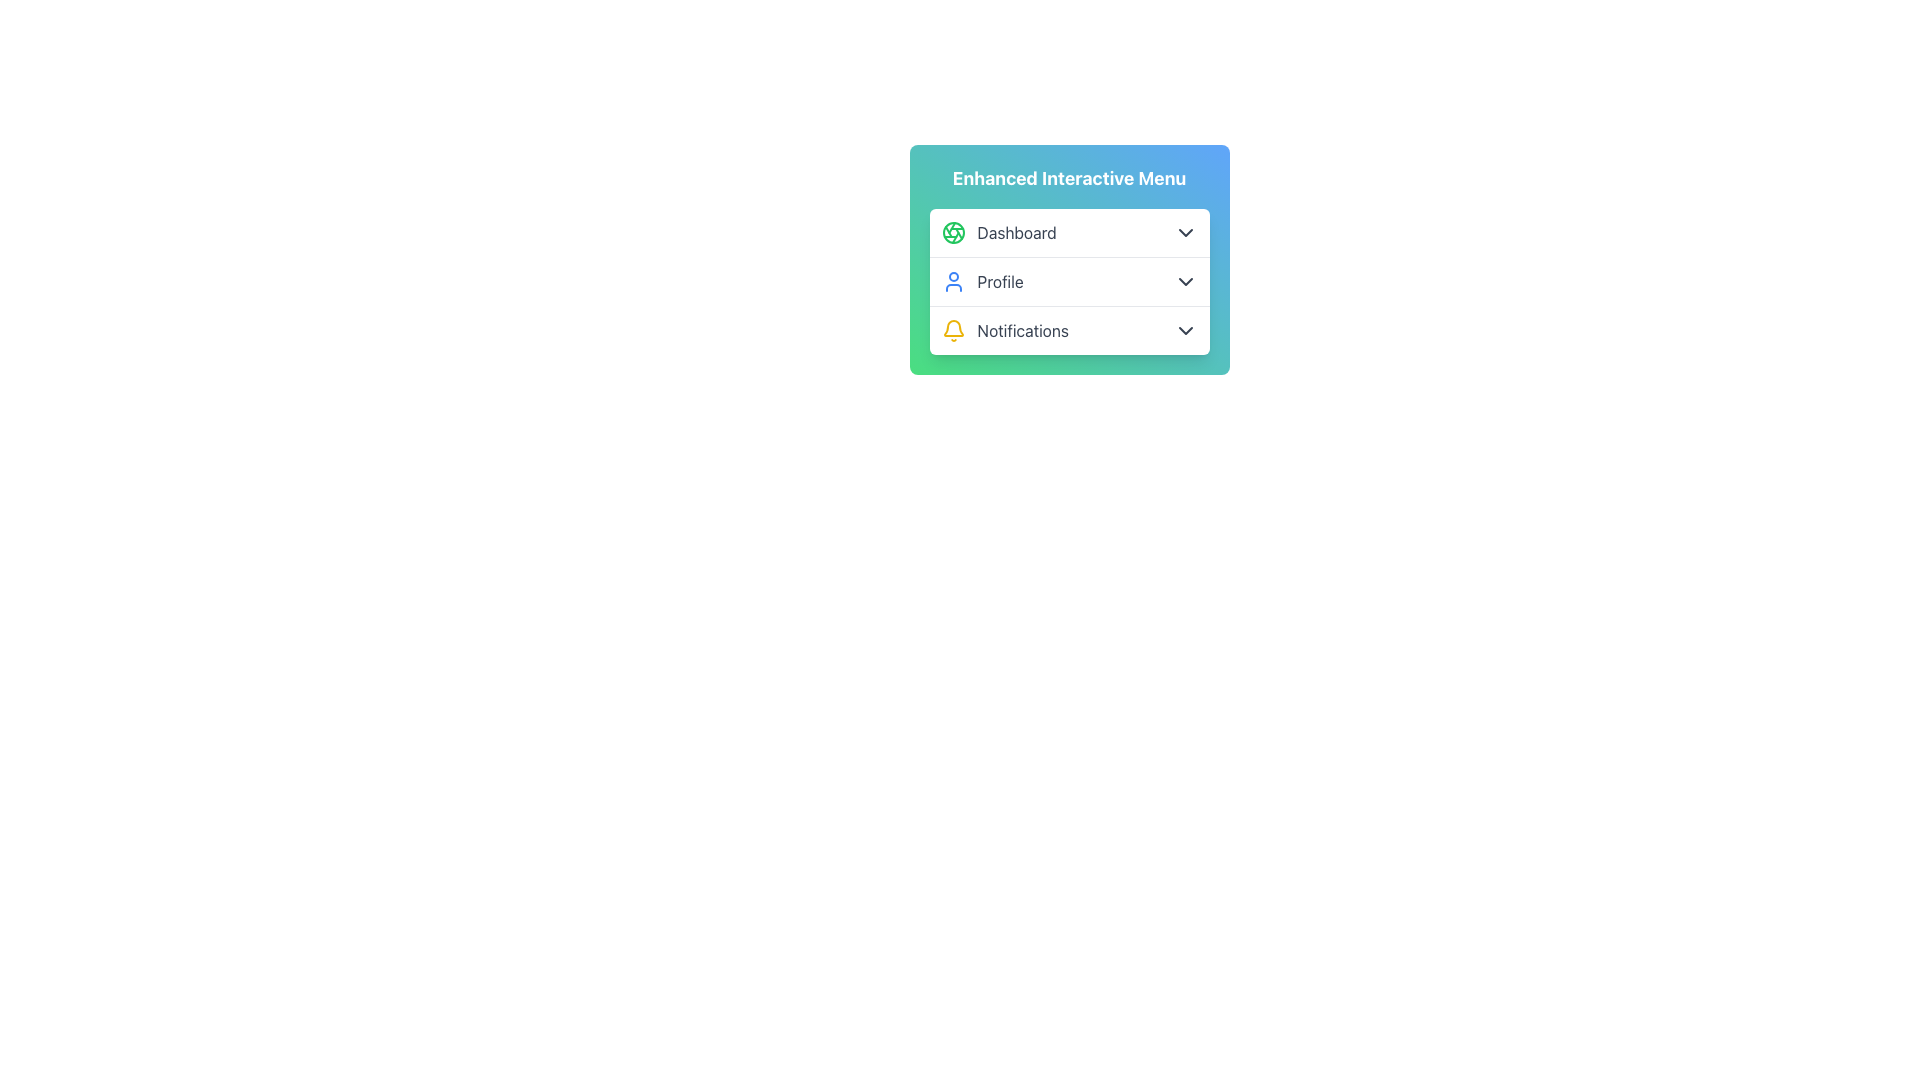 This screenshot has height=1080, width=1920. What do you see at coordinates (1068, 329) in the screenshot?
I see `the Notifications menu item button located as the third item in the vertical menu, positioned below the Dashboard and Profile items` at bounding box center [1068, 329].